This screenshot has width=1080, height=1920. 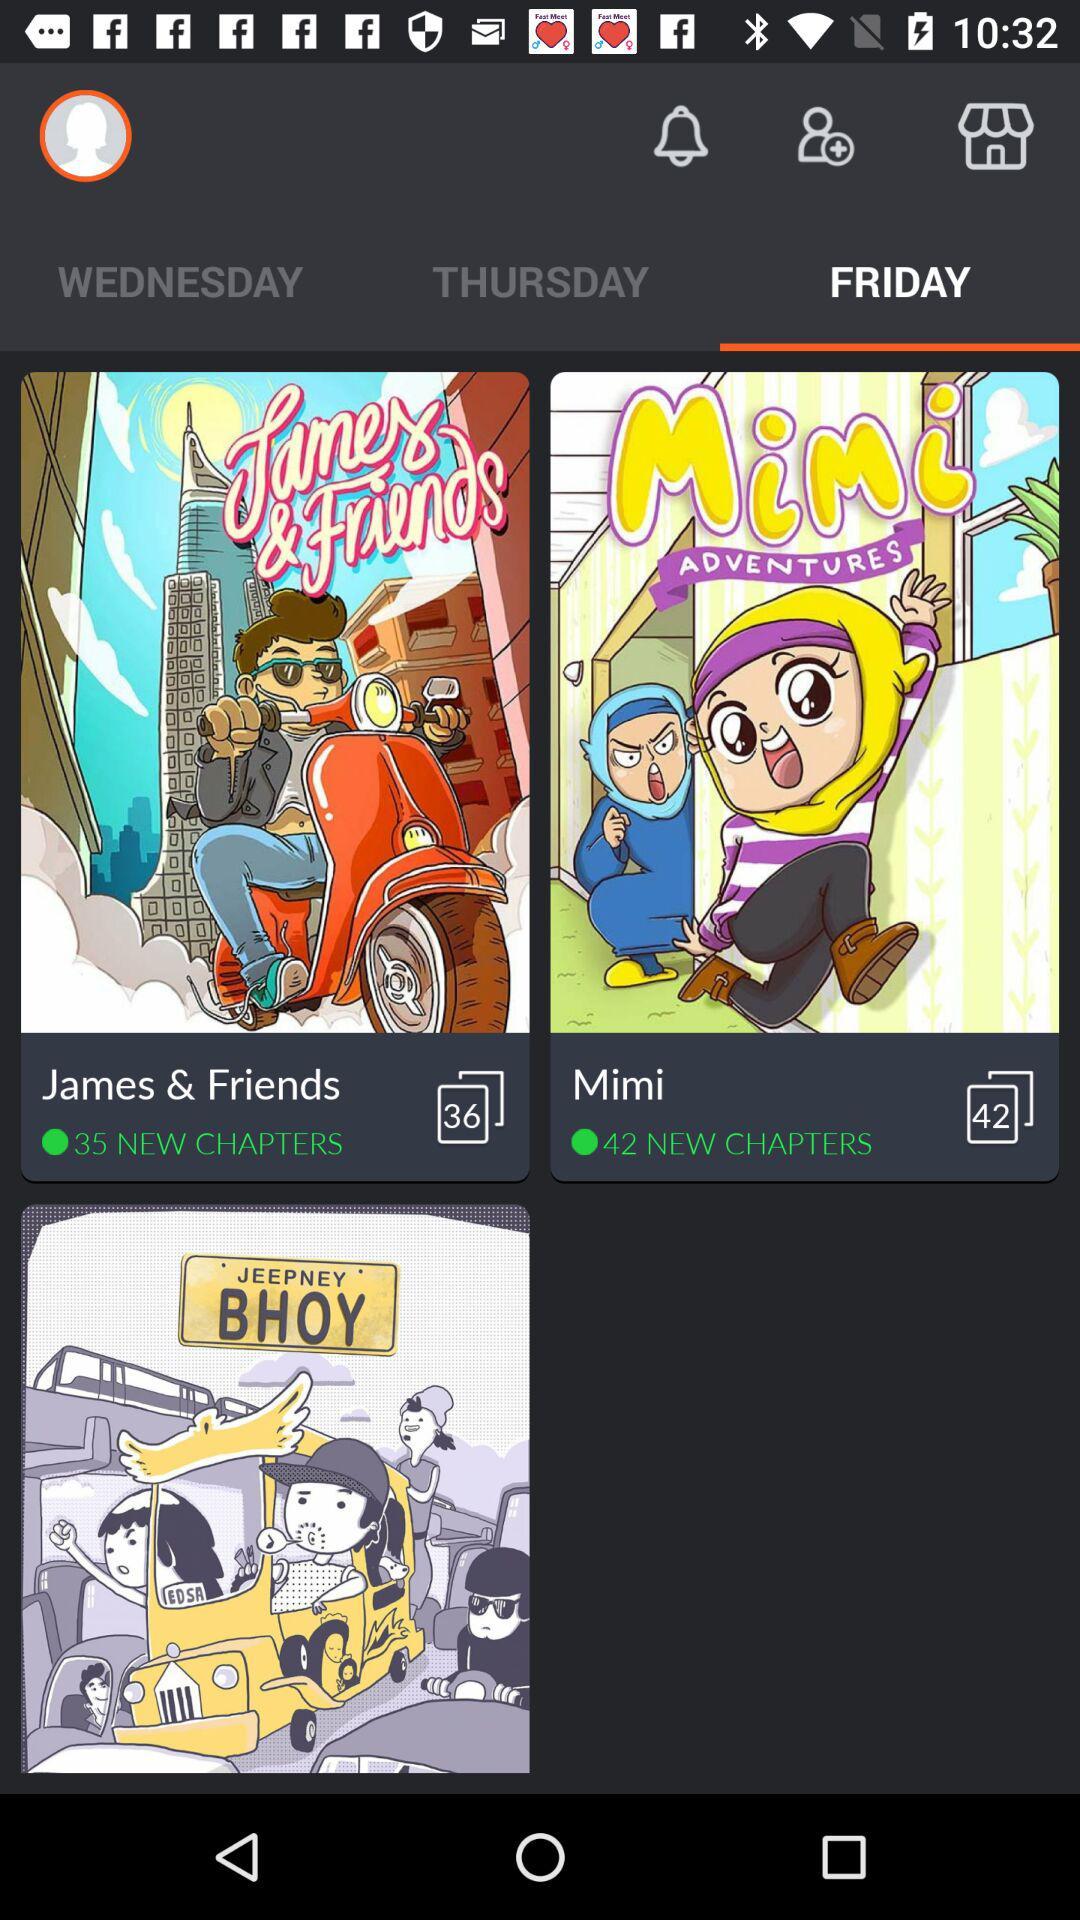 I want to click on the icon next to thursday, so click(x=898, y=279).